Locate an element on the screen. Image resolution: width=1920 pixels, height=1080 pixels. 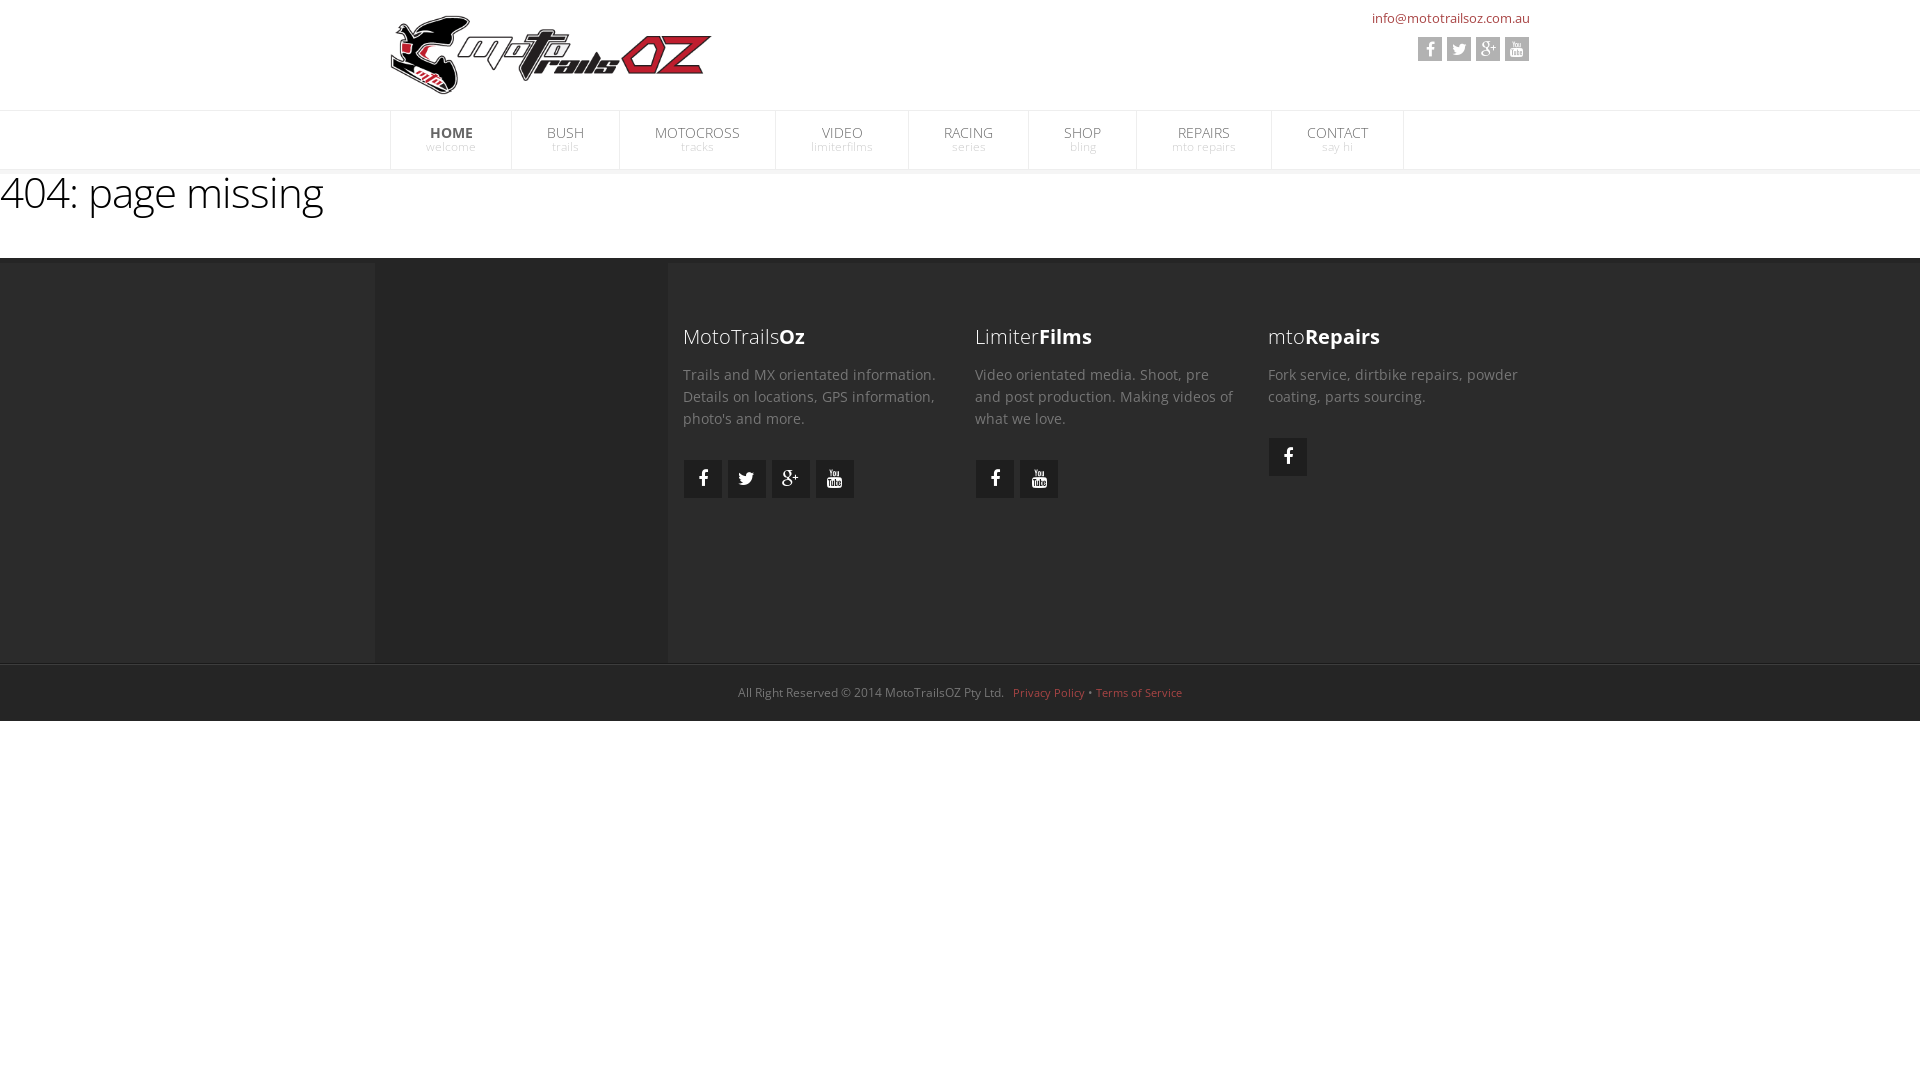
'REPAIRS is located at coordinates (1203, 138).